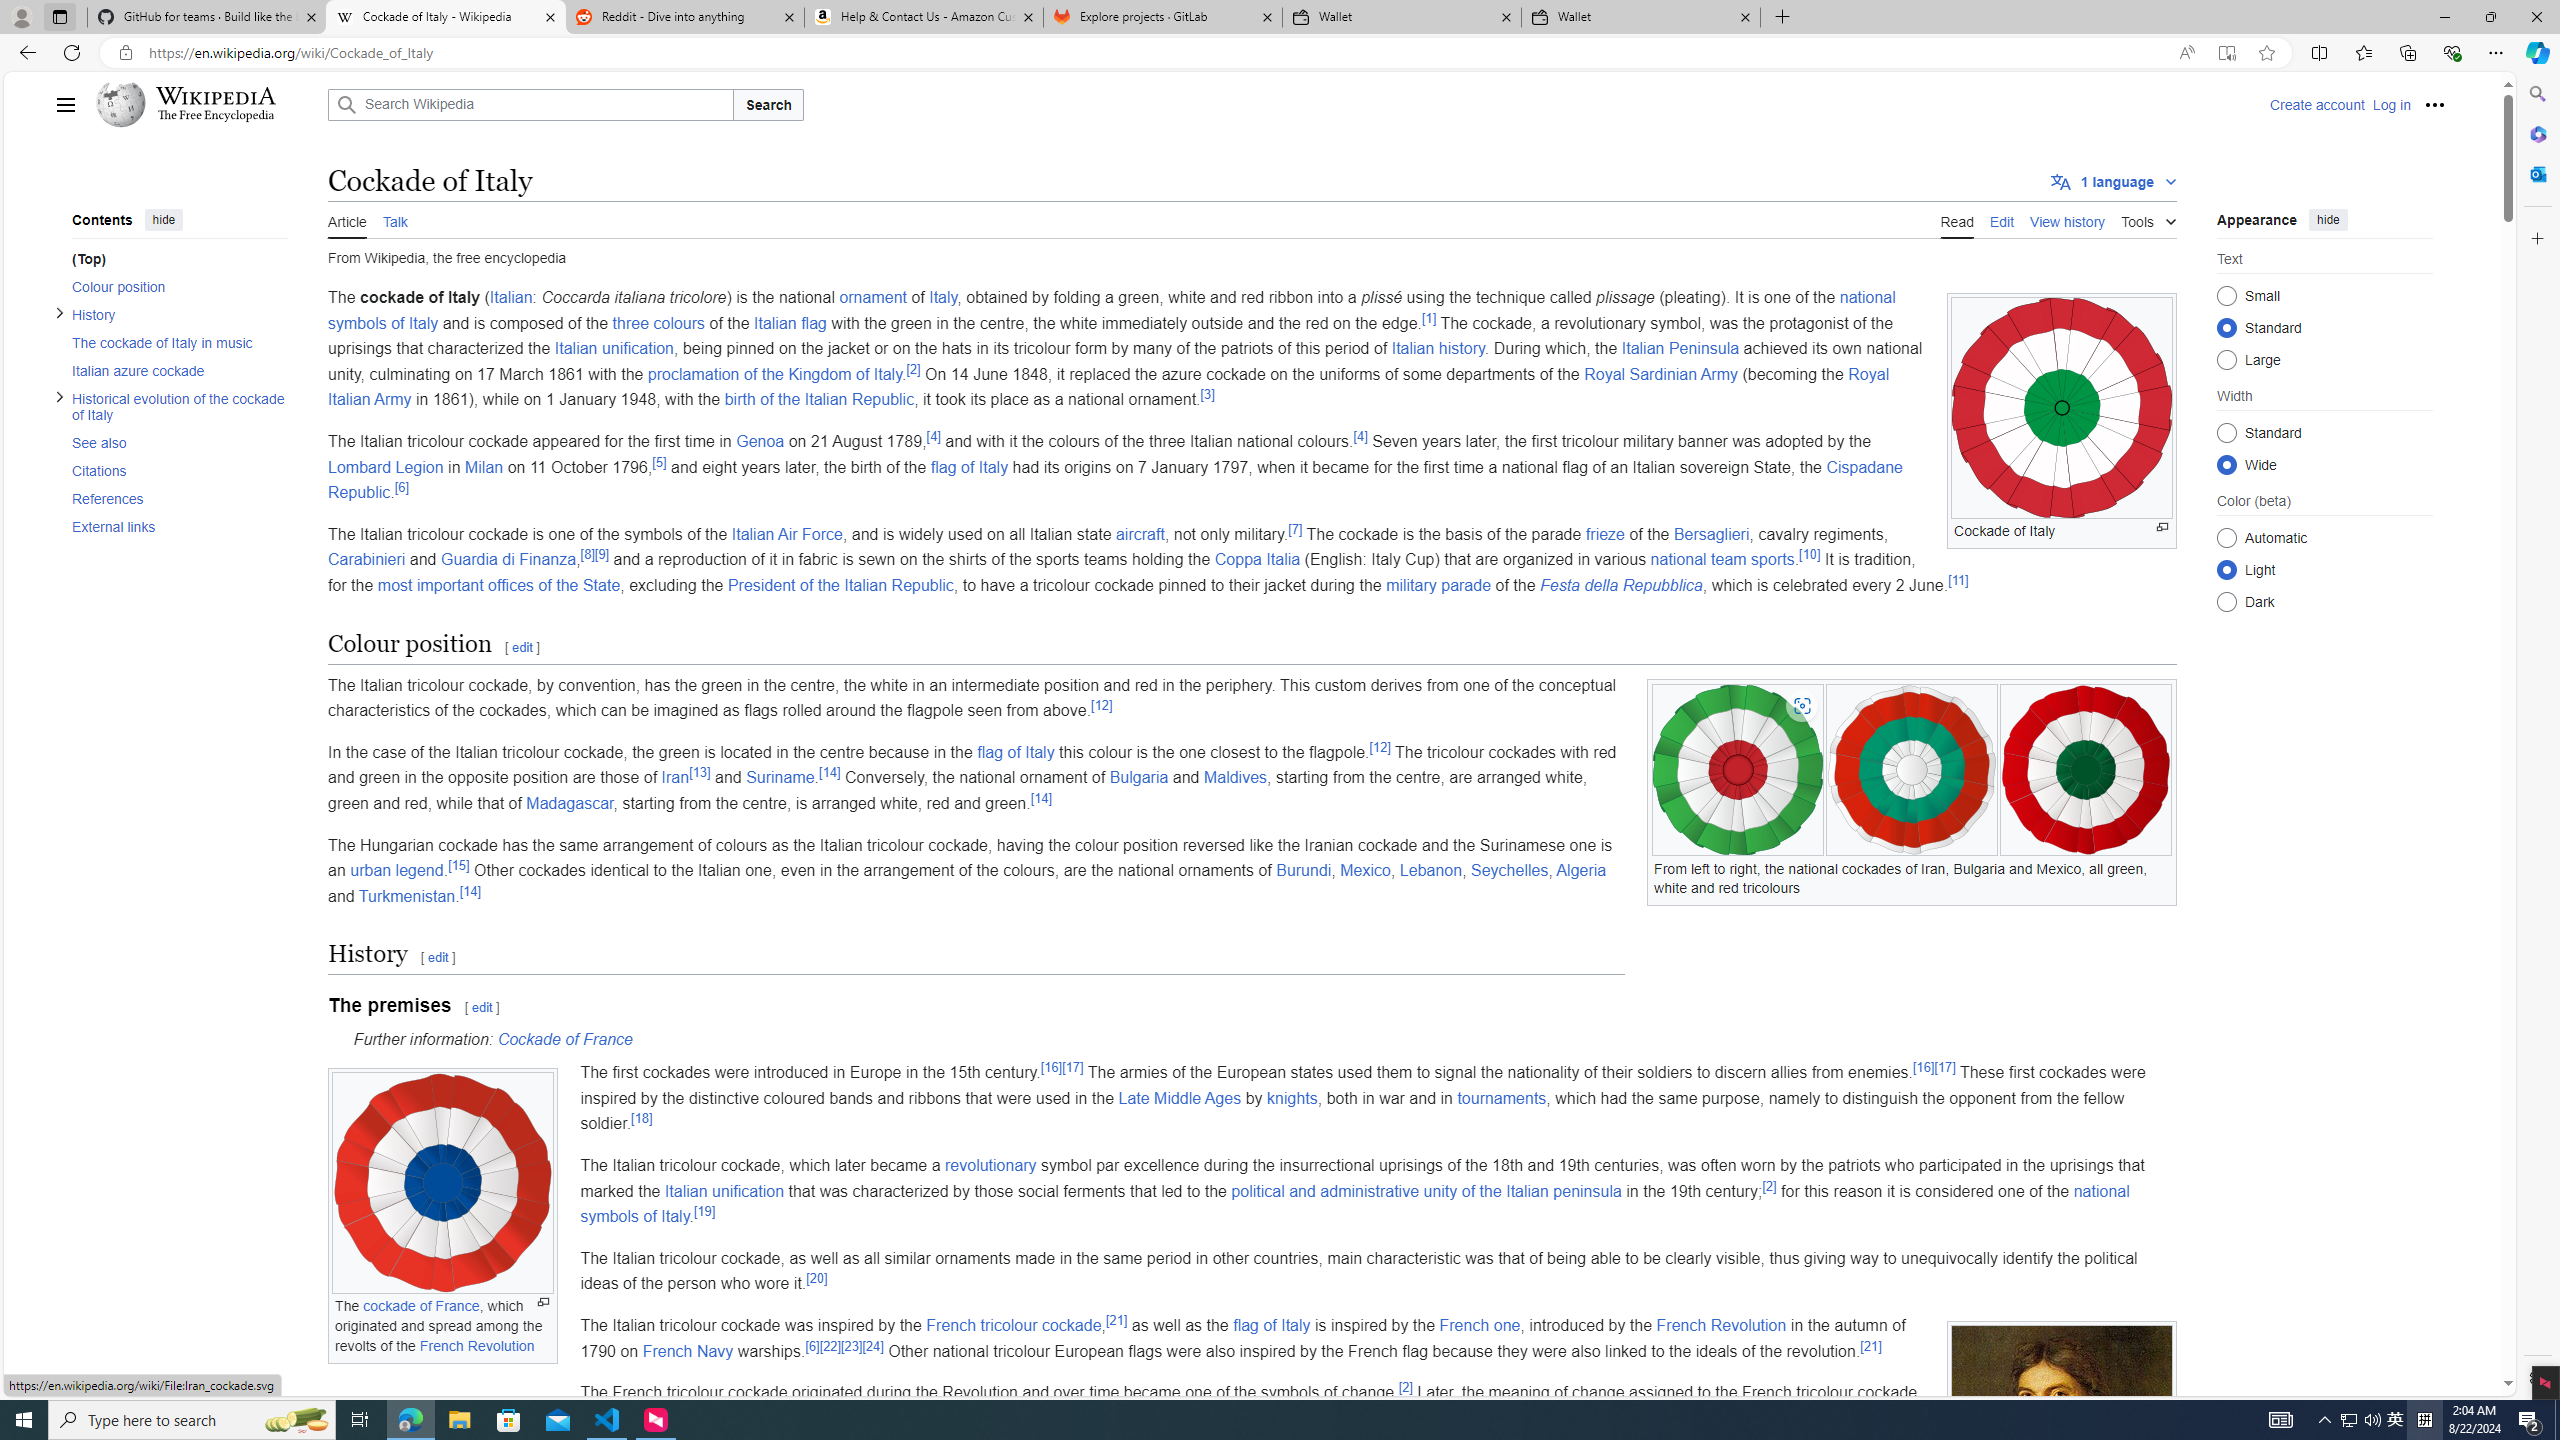 The width and height of the screenshot is (2560, 1440). I want to click on 'References', so click(179, 497).